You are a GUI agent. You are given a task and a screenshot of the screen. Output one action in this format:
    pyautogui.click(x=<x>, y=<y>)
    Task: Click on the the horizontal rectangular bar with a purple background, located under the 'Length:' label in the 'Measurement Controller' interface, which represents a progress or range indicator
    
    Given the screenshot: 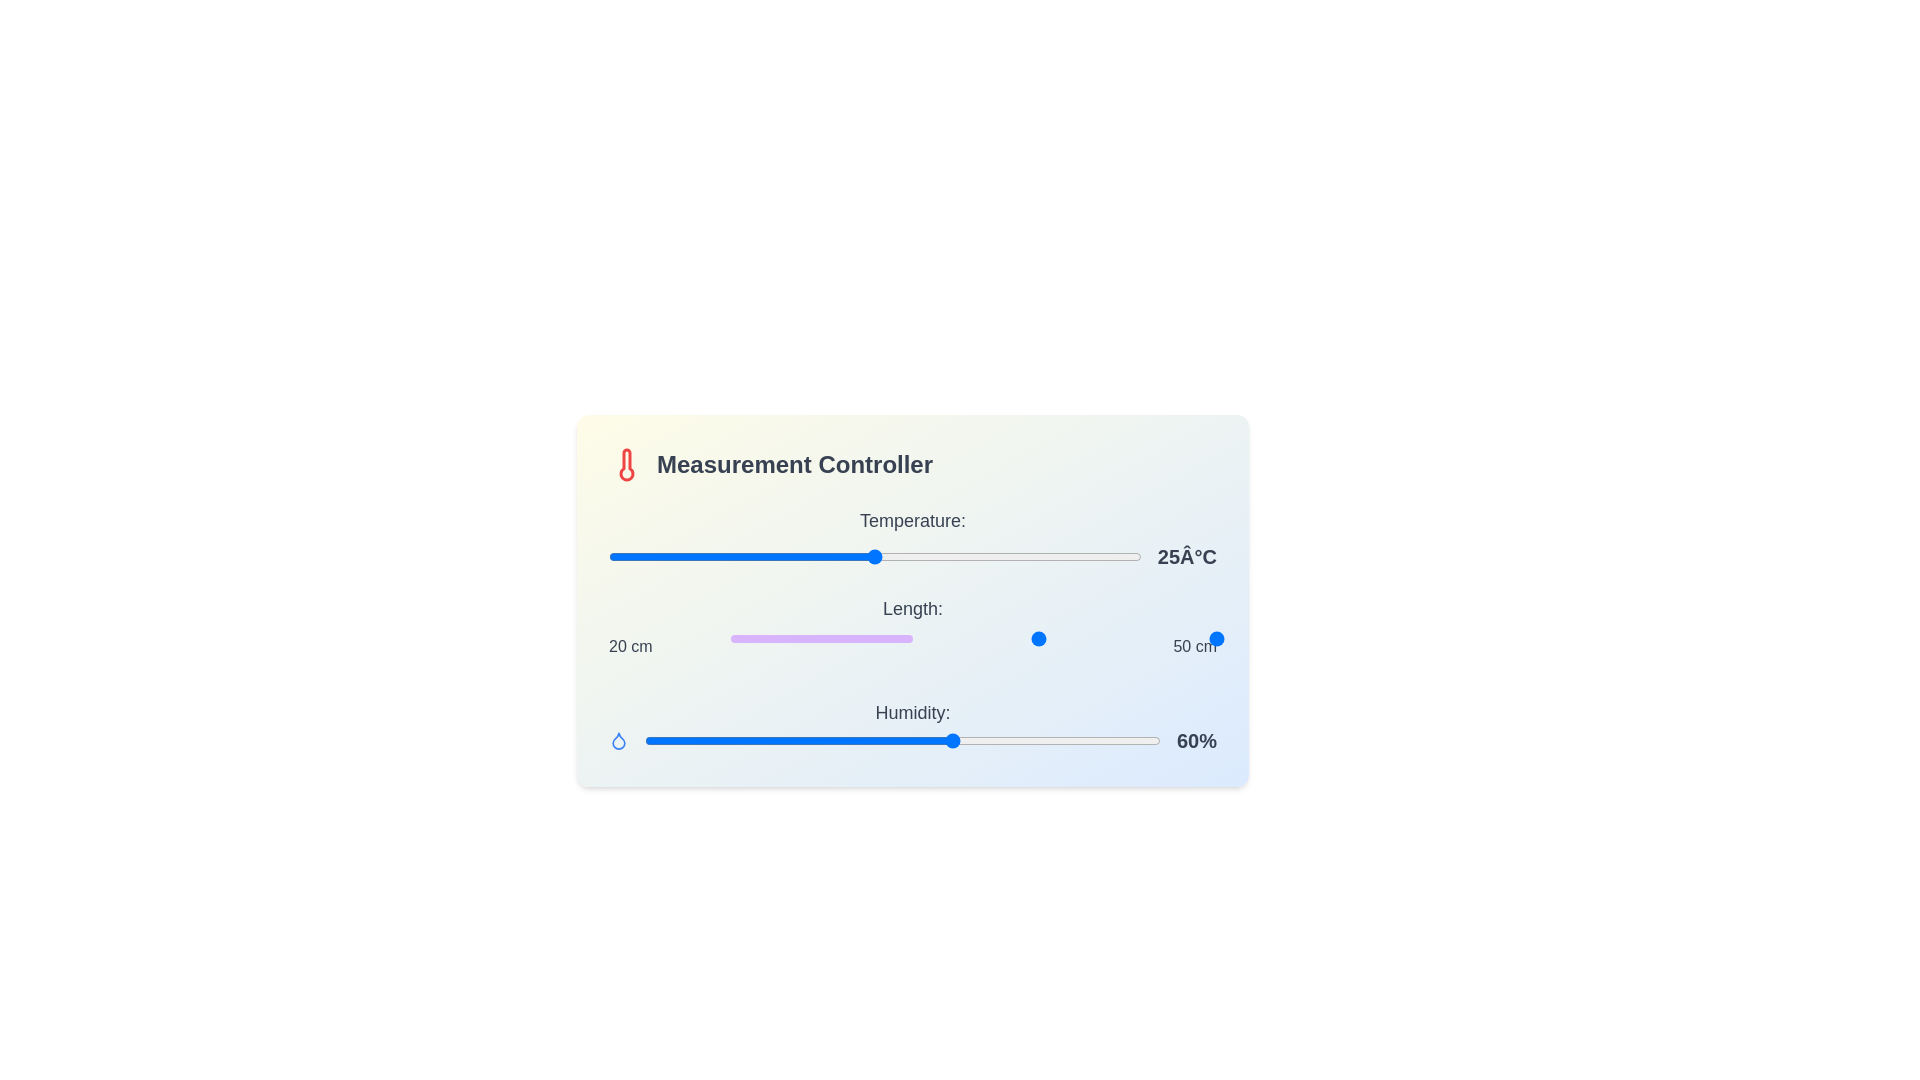 What is the action you would take?
    pyautogui.click(x=821, y=639)
    